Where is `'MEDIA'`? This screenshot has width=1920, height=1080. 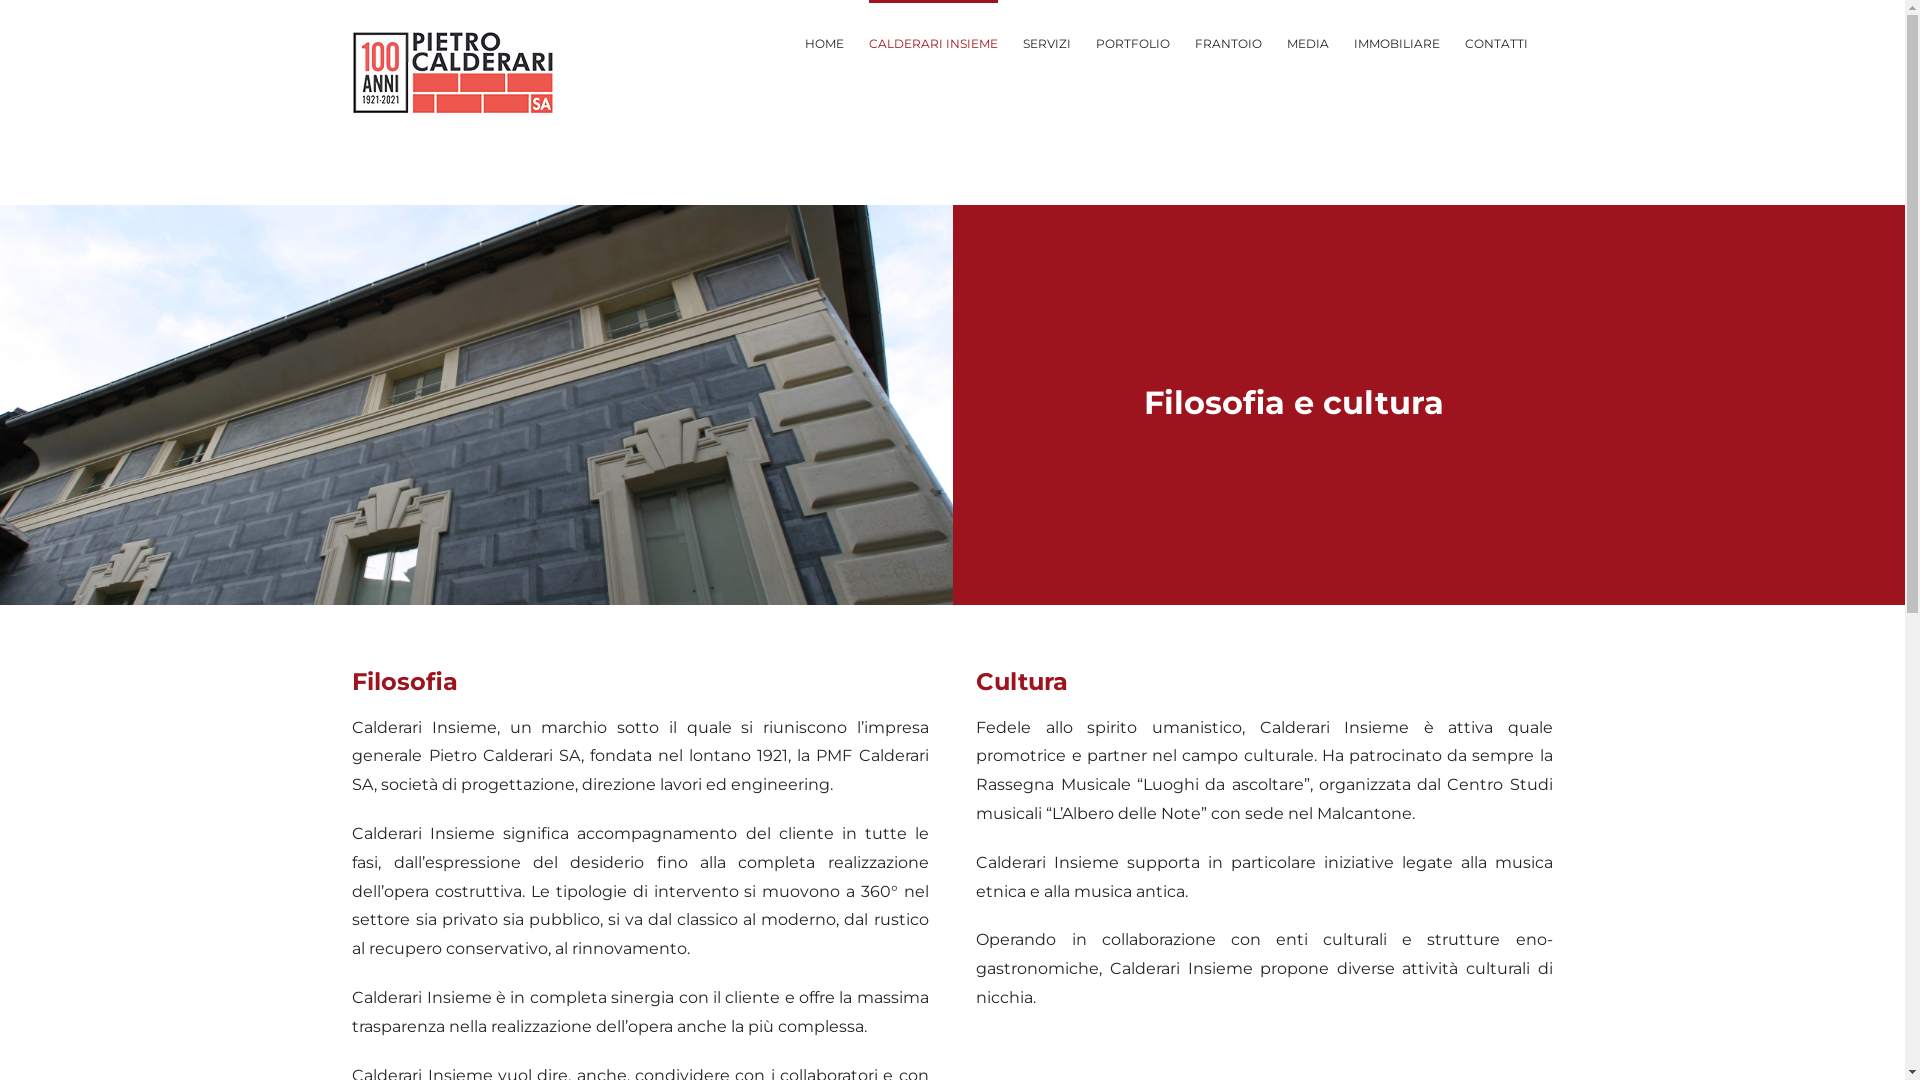 'MEDIA' is located at coordinates (1306, 42).